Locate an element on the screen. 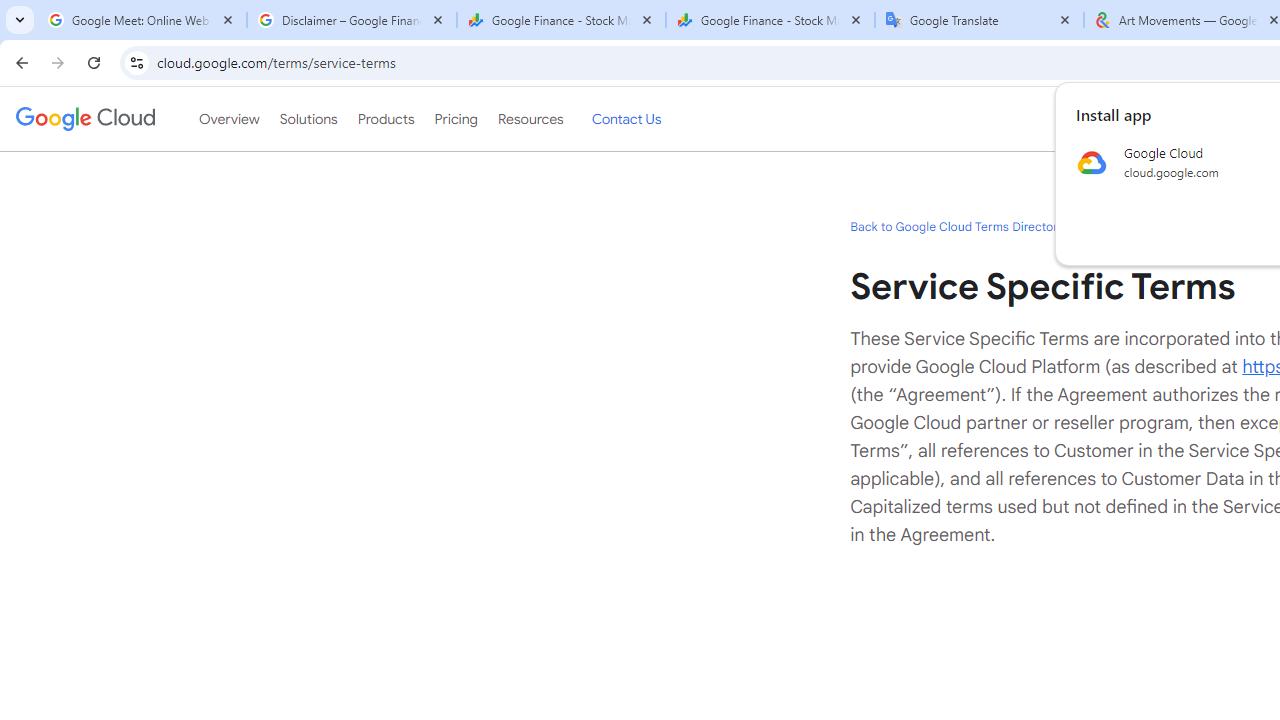 The width and height of the screenshot is (1280, 720). 'Overview' is located at coordinates (229, 119).